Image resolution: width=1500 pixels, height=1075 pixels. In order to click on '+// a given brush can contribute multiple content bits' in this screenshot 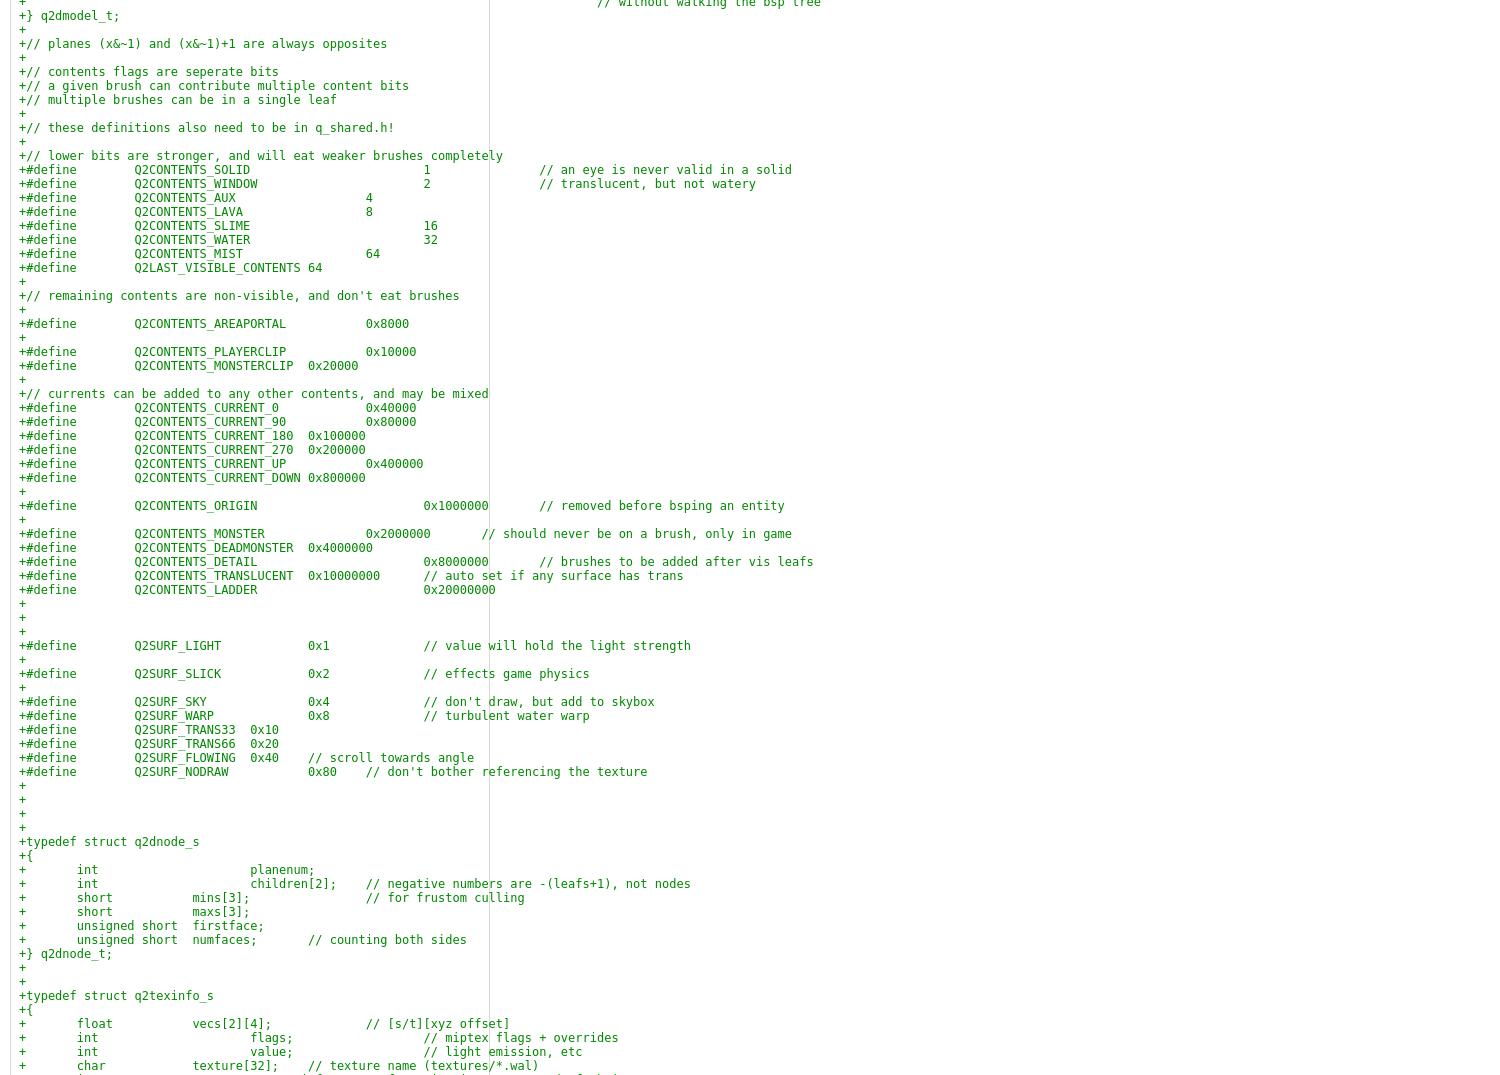, I will do `click(213, 86)`.